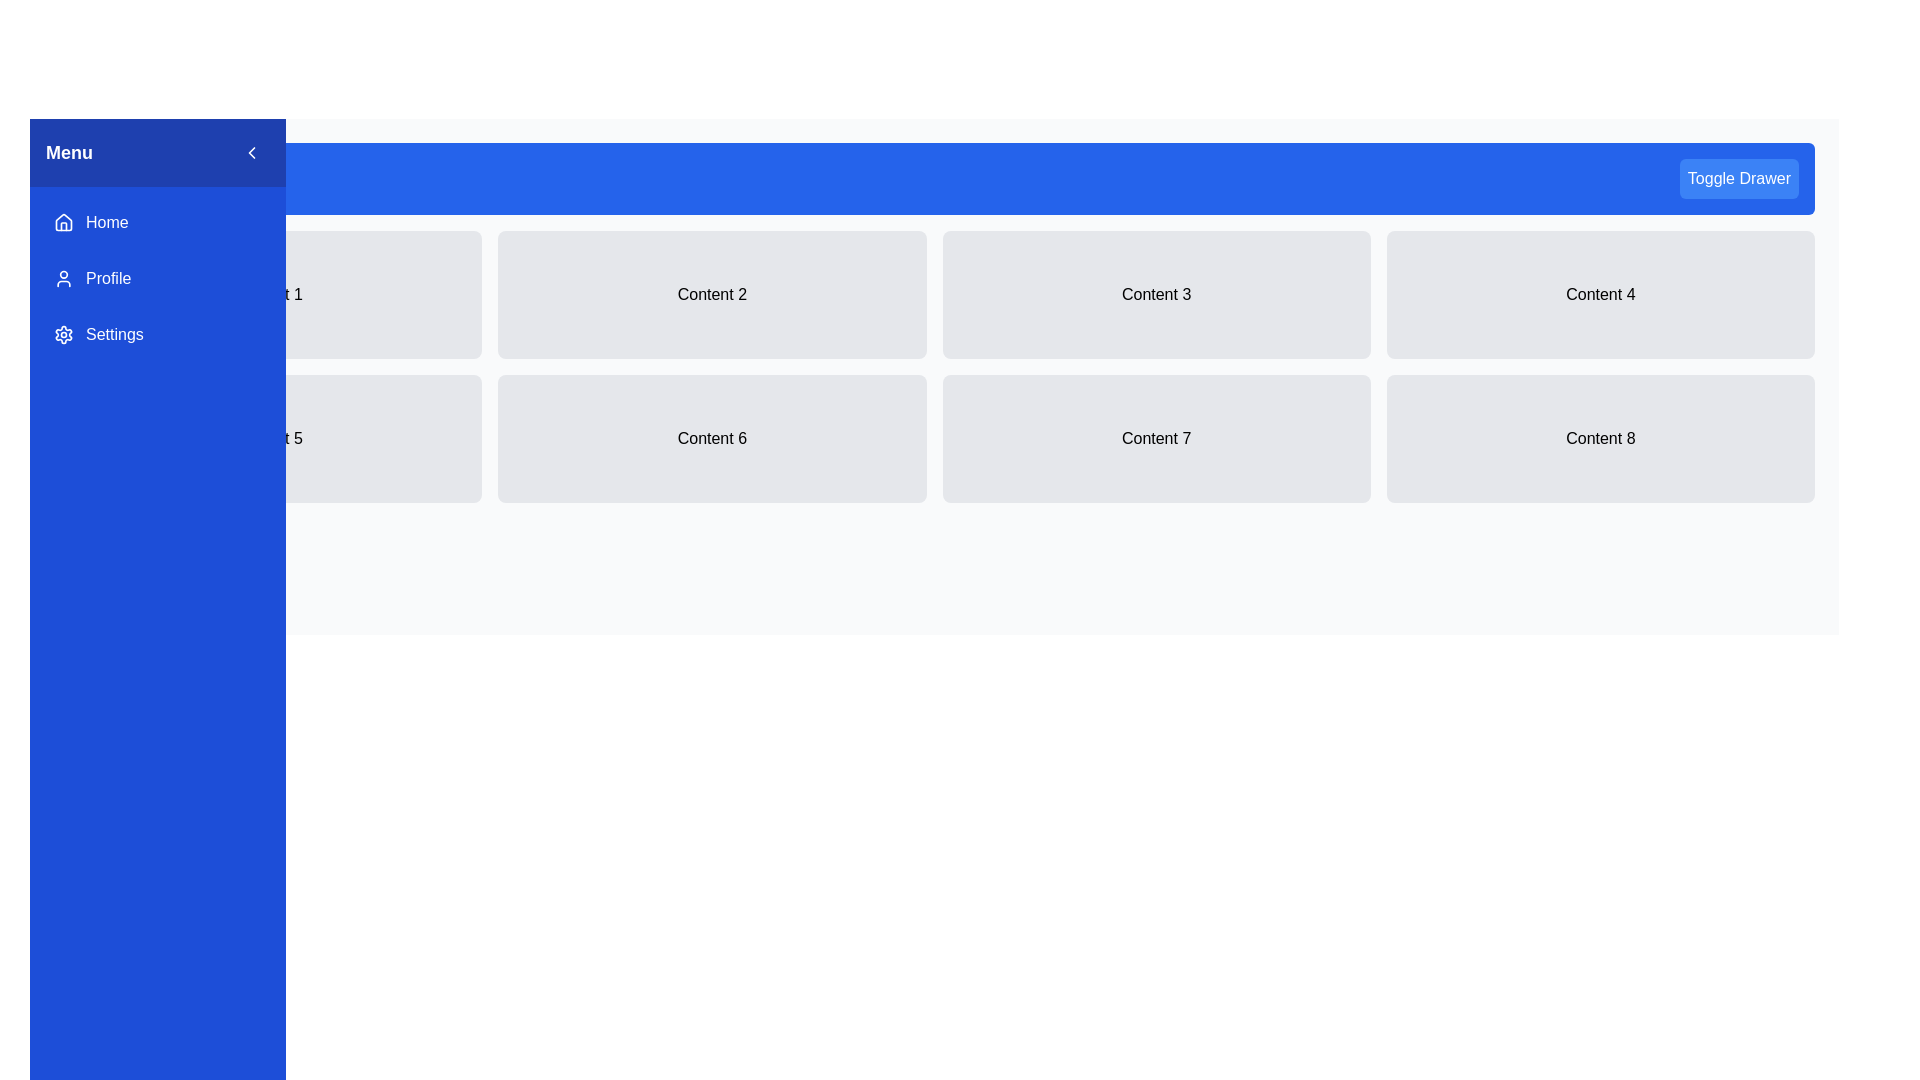 Image resolution: width=1920 pixels, height=1080 pixels. I want to click on the 'Toggle Drawer' button, which is a blue rectangular button with rounded edges, located at the far-right end of the dashboard section, so click(1738, 177).